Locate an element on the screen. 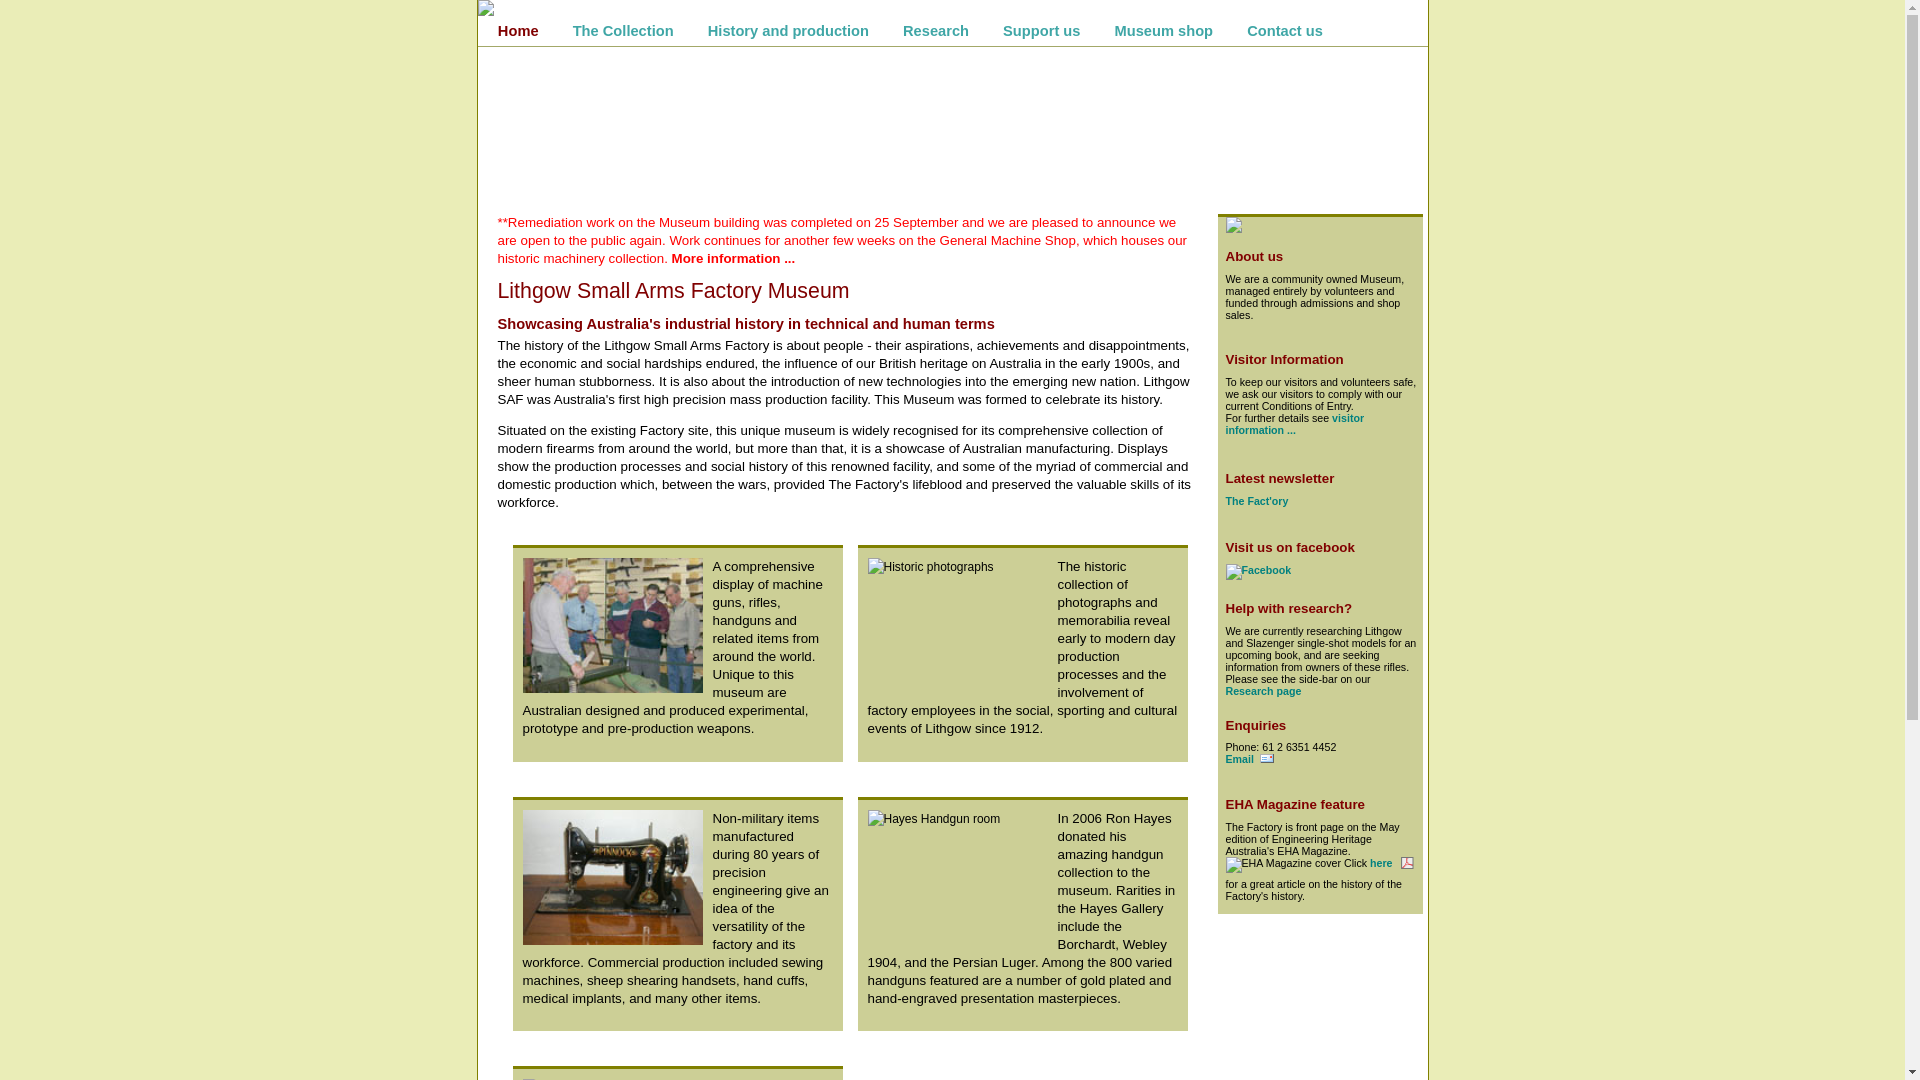 This screenshot has width=1920, height=1080. 'here' is located at coordinates (1368, 862).